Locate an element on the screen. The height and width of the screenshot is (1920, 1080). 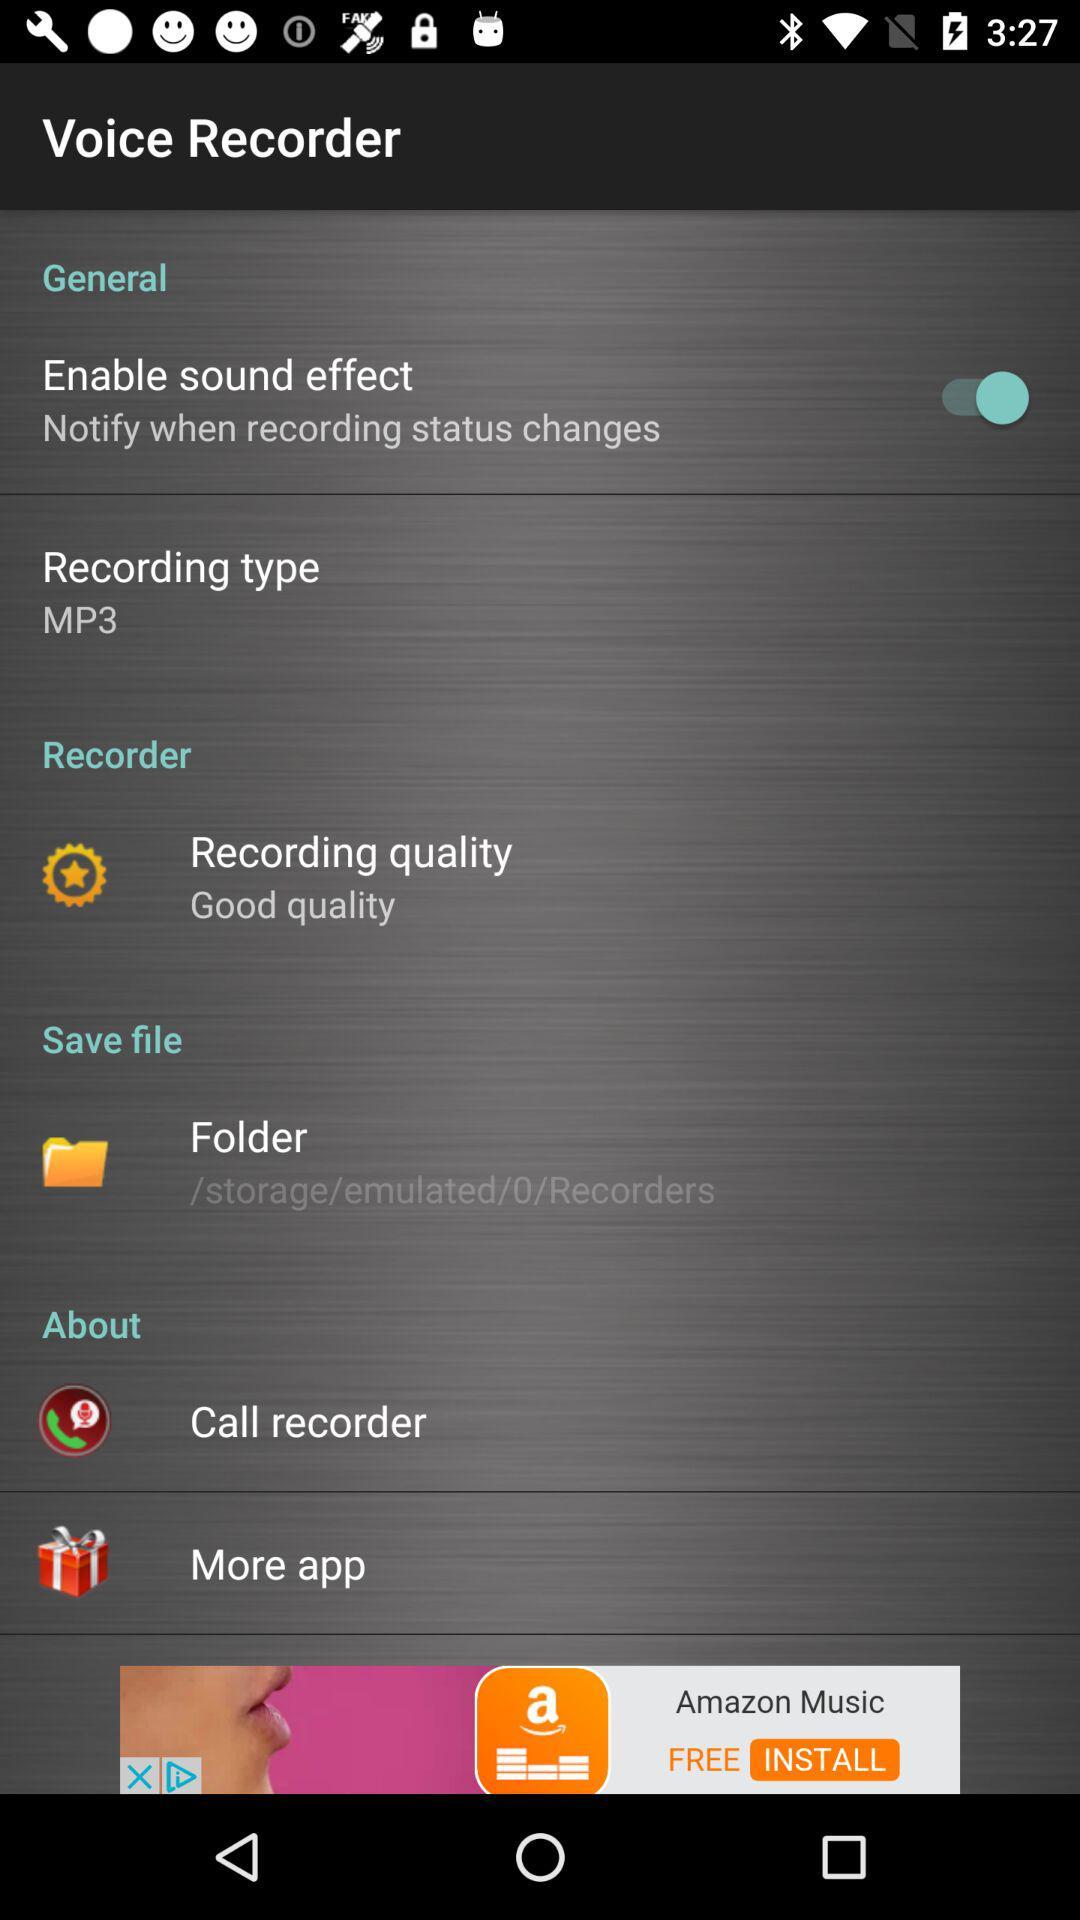
install application is located at coordinates (540, 1727).